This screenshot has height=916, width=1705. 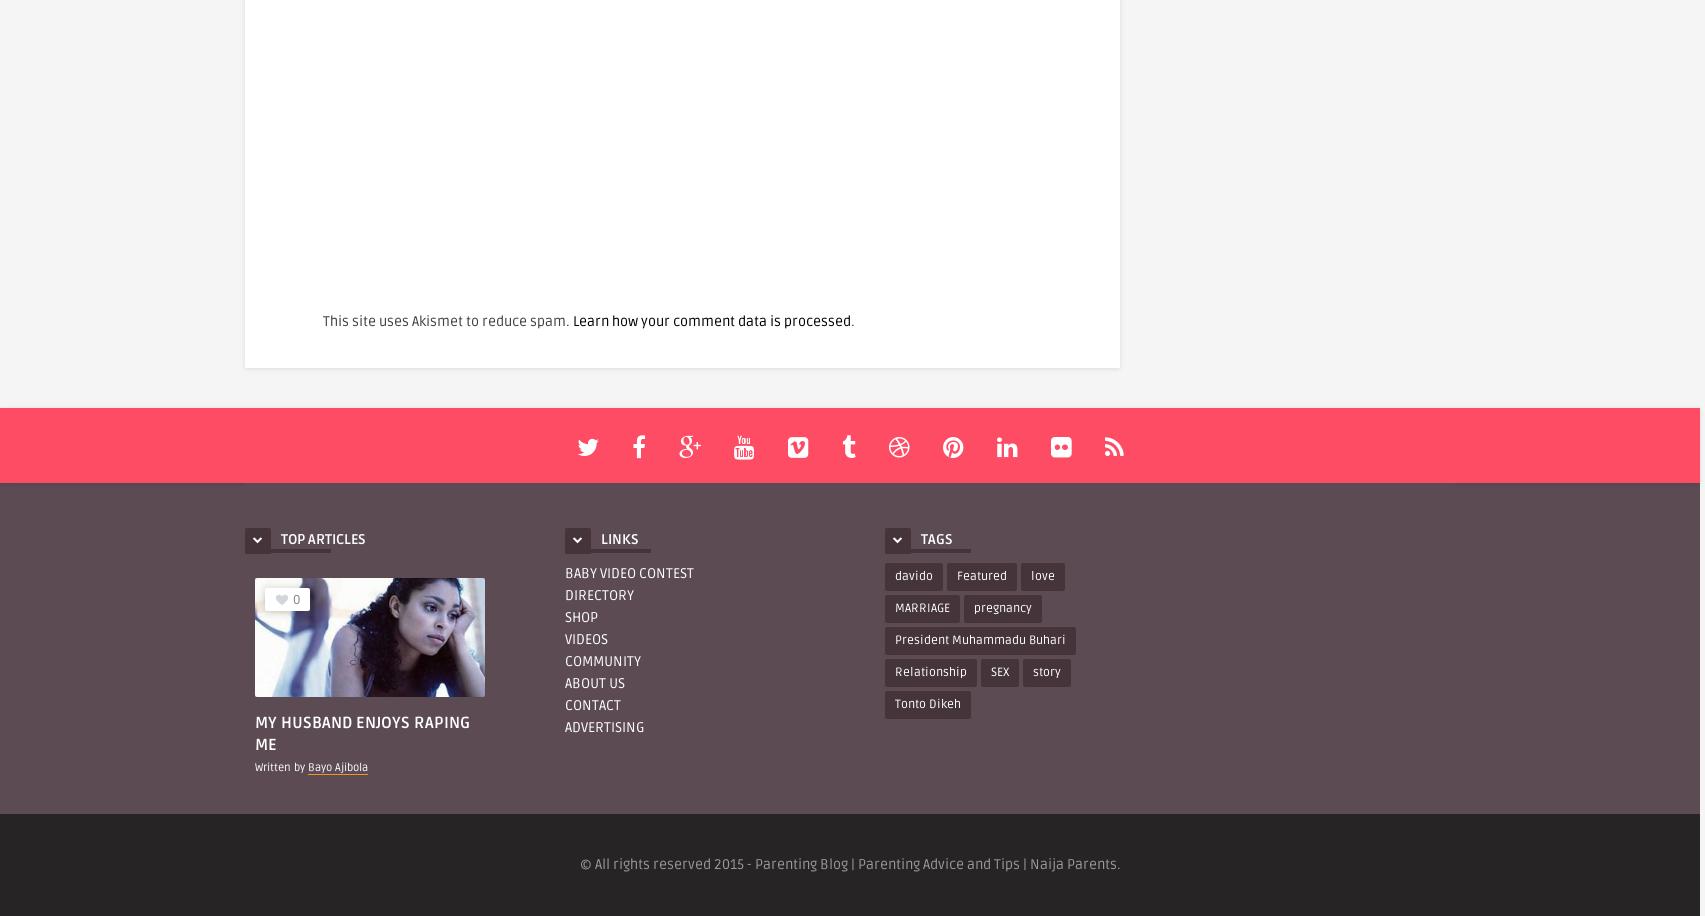 I want to click on 'Written by', so click(x=255, y=766).